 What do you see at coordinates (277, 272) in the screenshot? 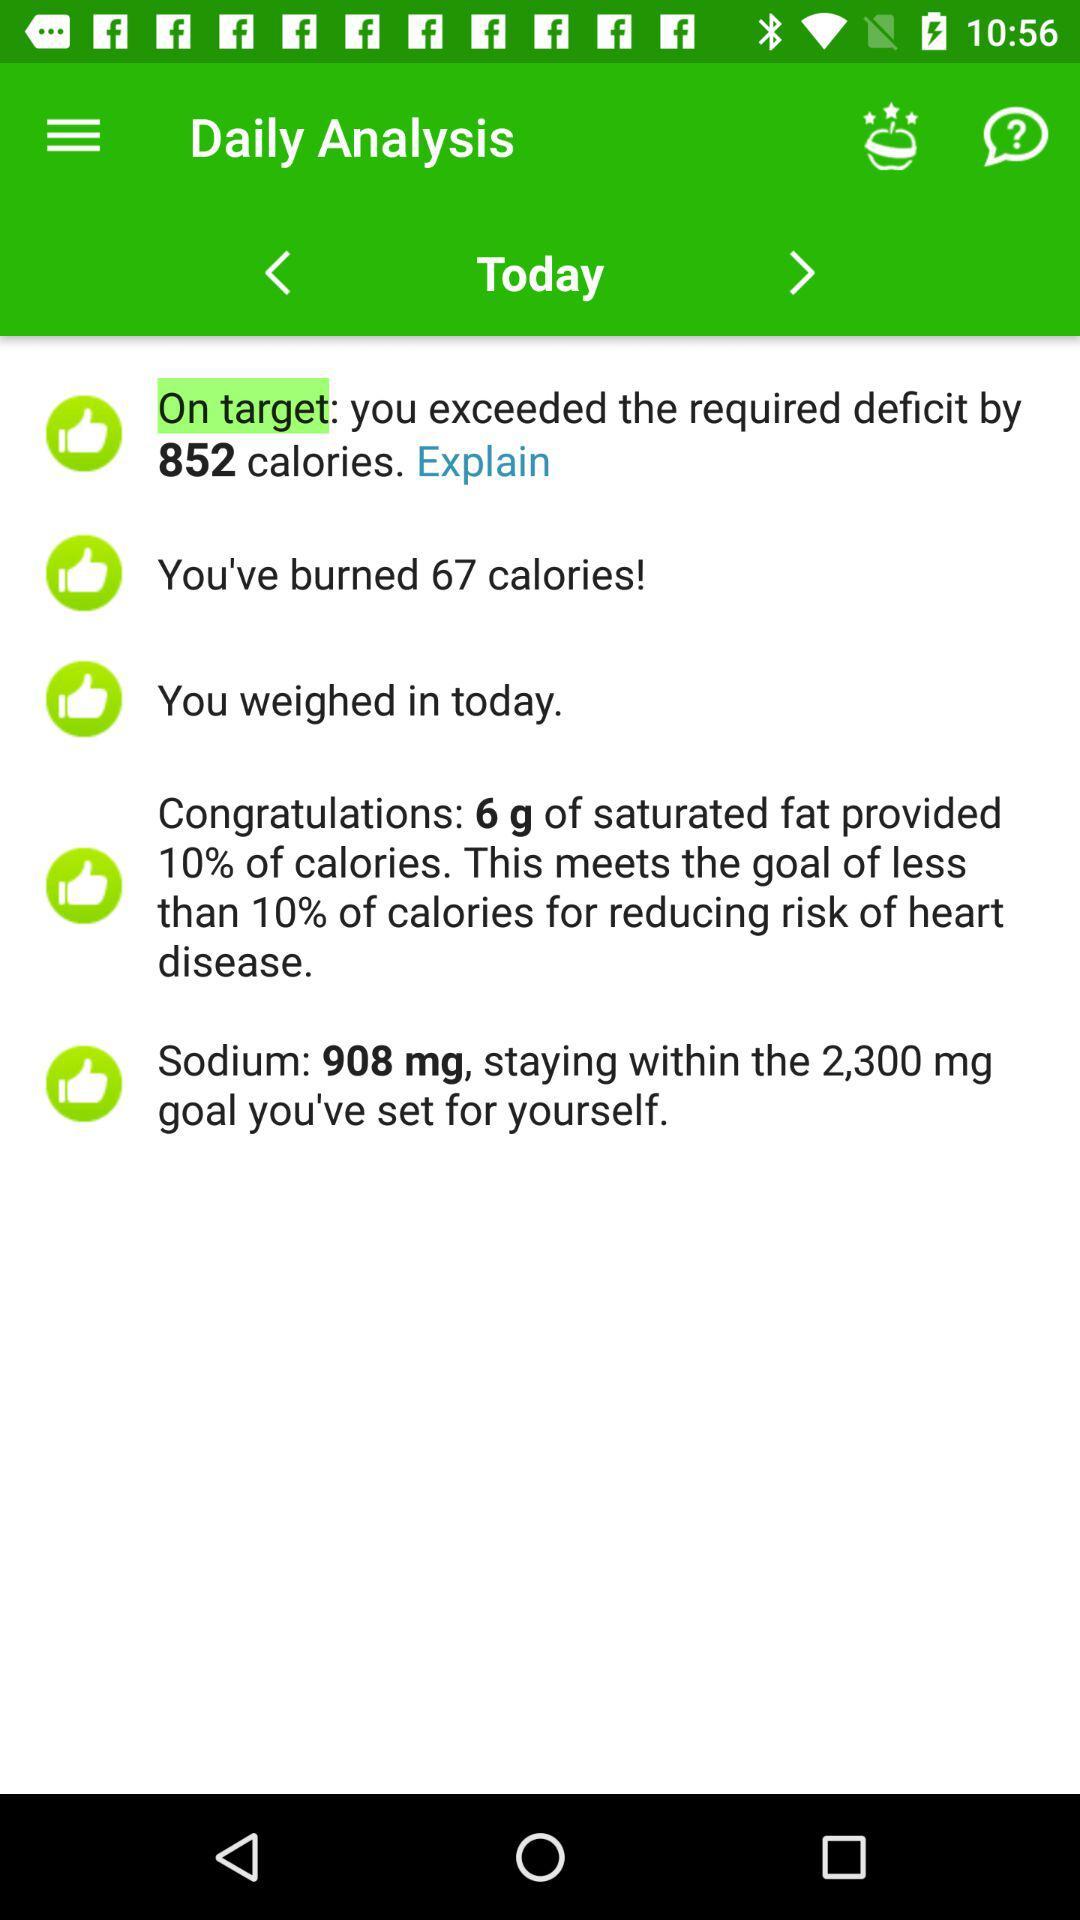
I see `previous day` at bounding box center [277, 272].